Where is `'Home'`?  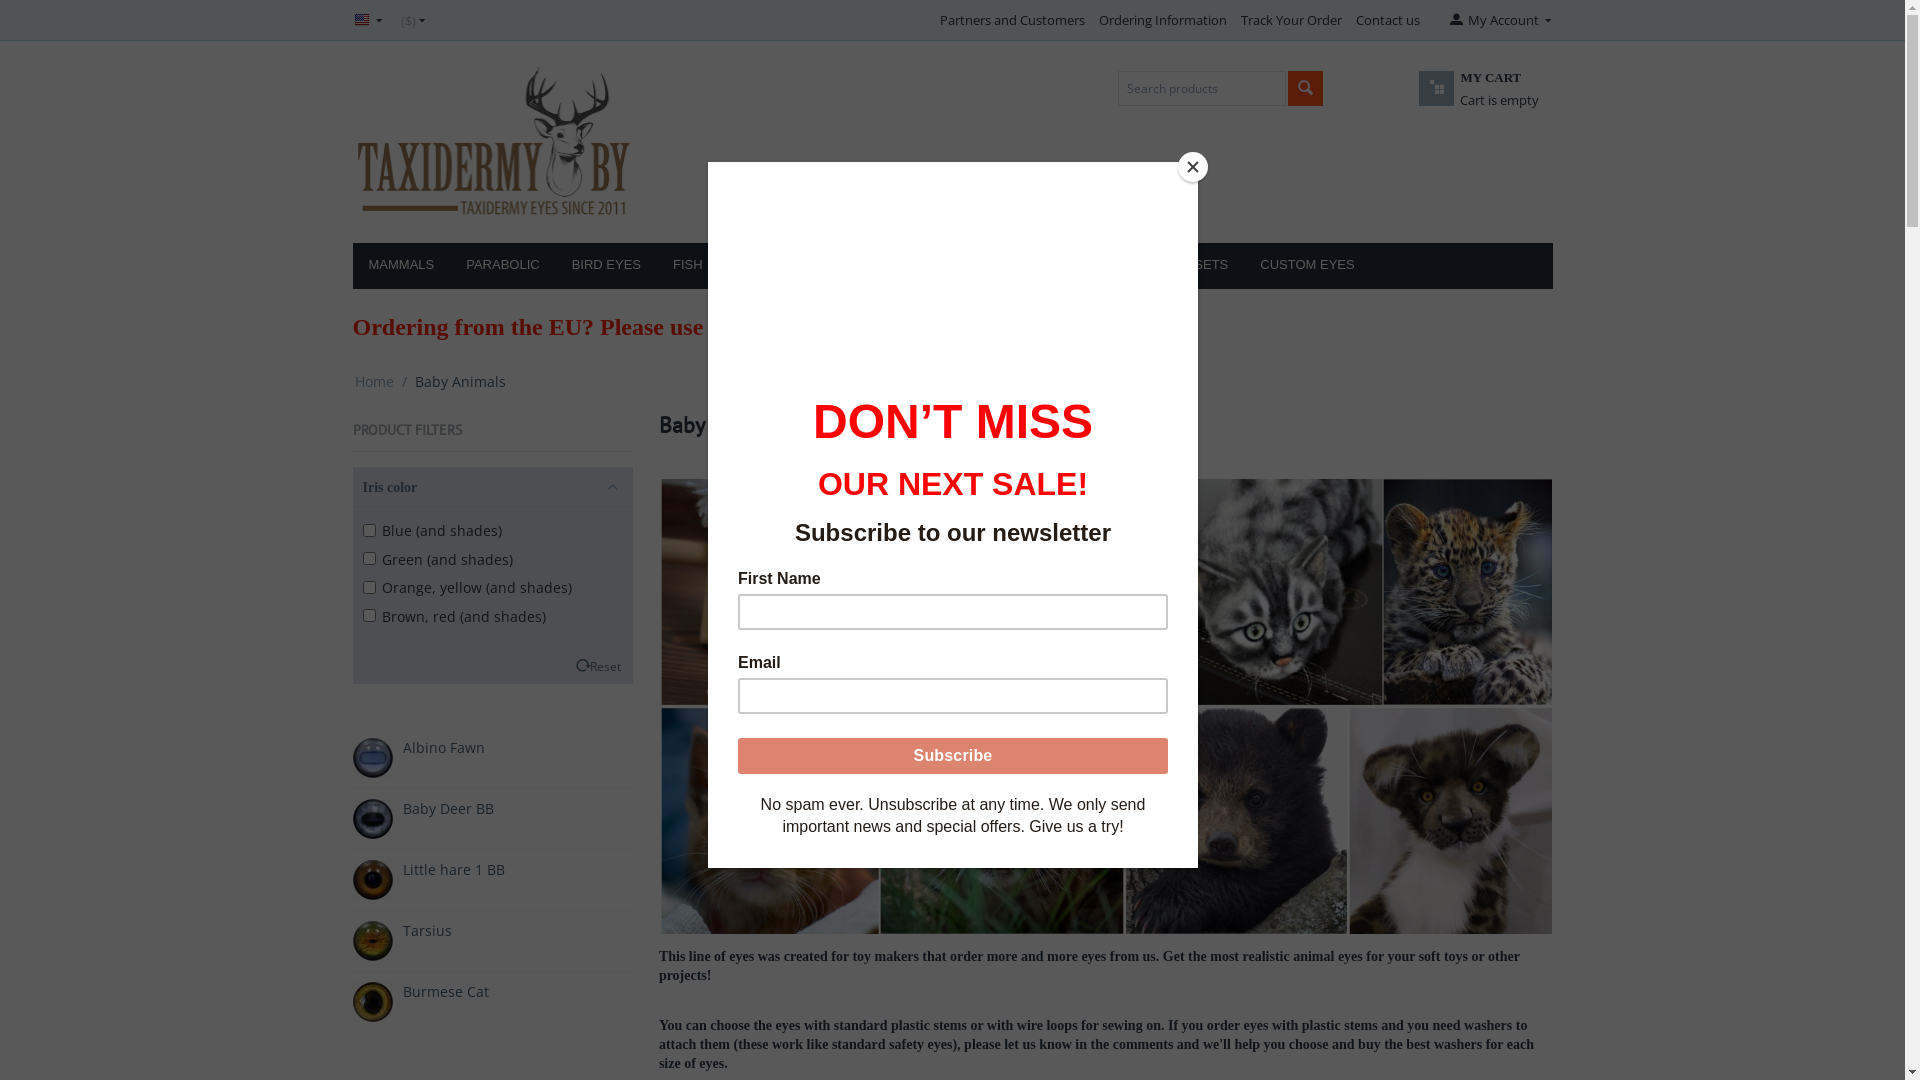
'Home' is located at coordinates (373, 381).